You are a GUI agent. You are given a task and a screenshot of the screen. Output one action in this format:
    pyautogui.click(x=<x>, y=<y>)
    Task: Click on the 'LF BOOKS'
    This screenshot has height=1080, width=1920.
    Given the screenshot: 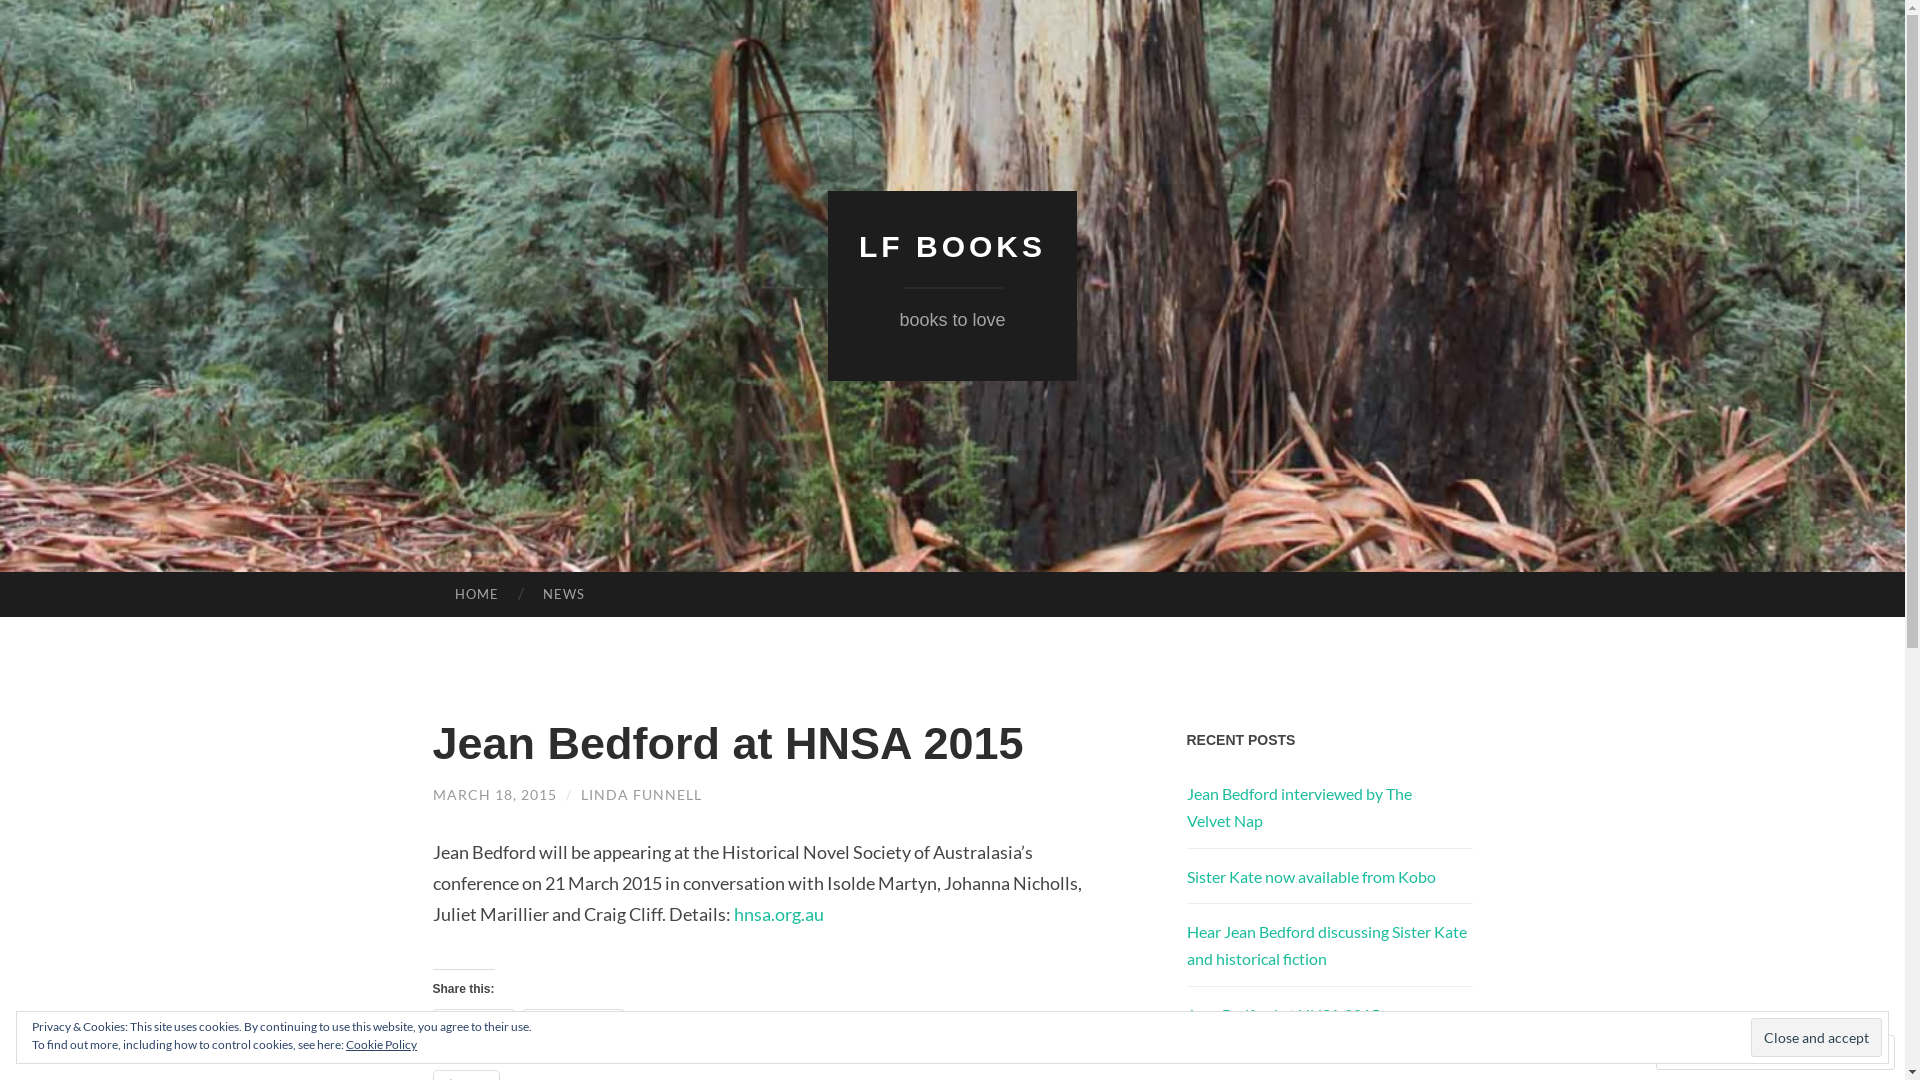 What is the action you would take?
    pyautogui.click(x=951, y=245)
    